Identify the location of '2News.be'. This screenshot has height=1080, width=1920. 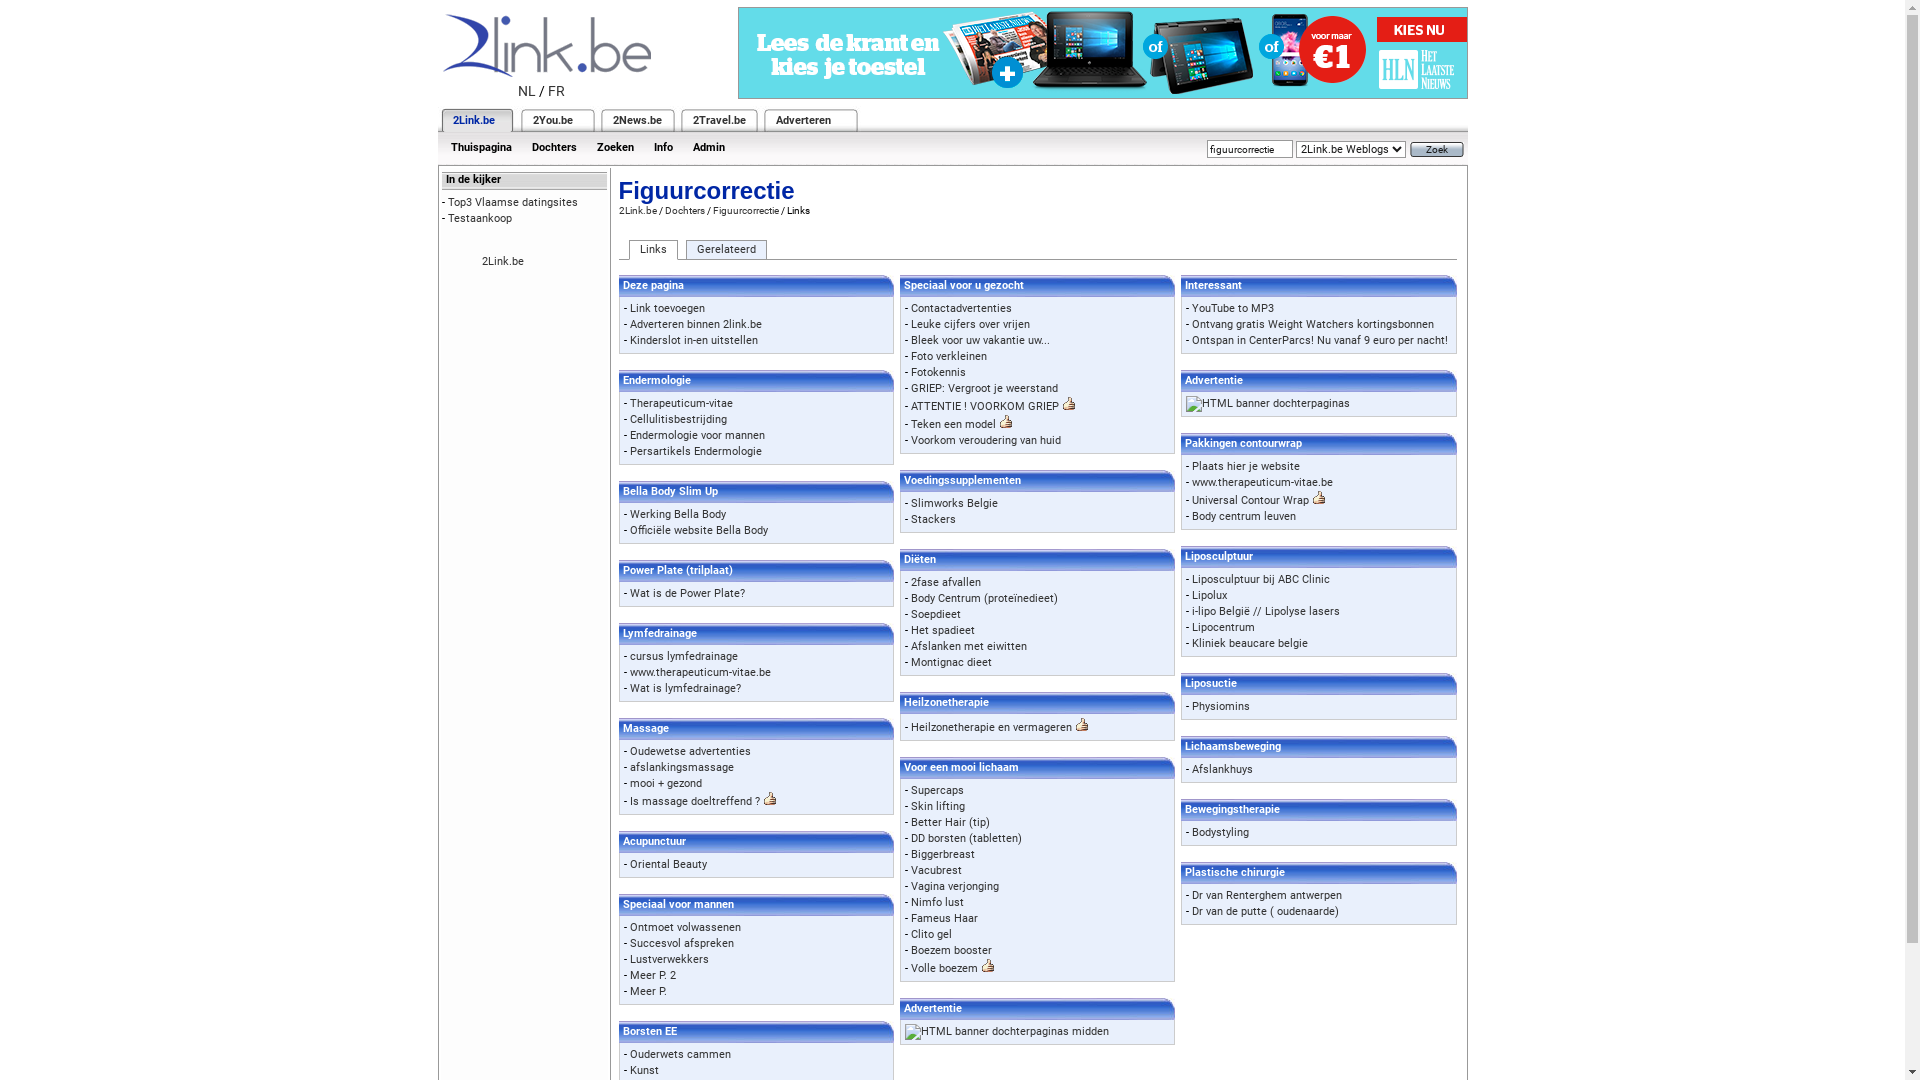
(635, 120).